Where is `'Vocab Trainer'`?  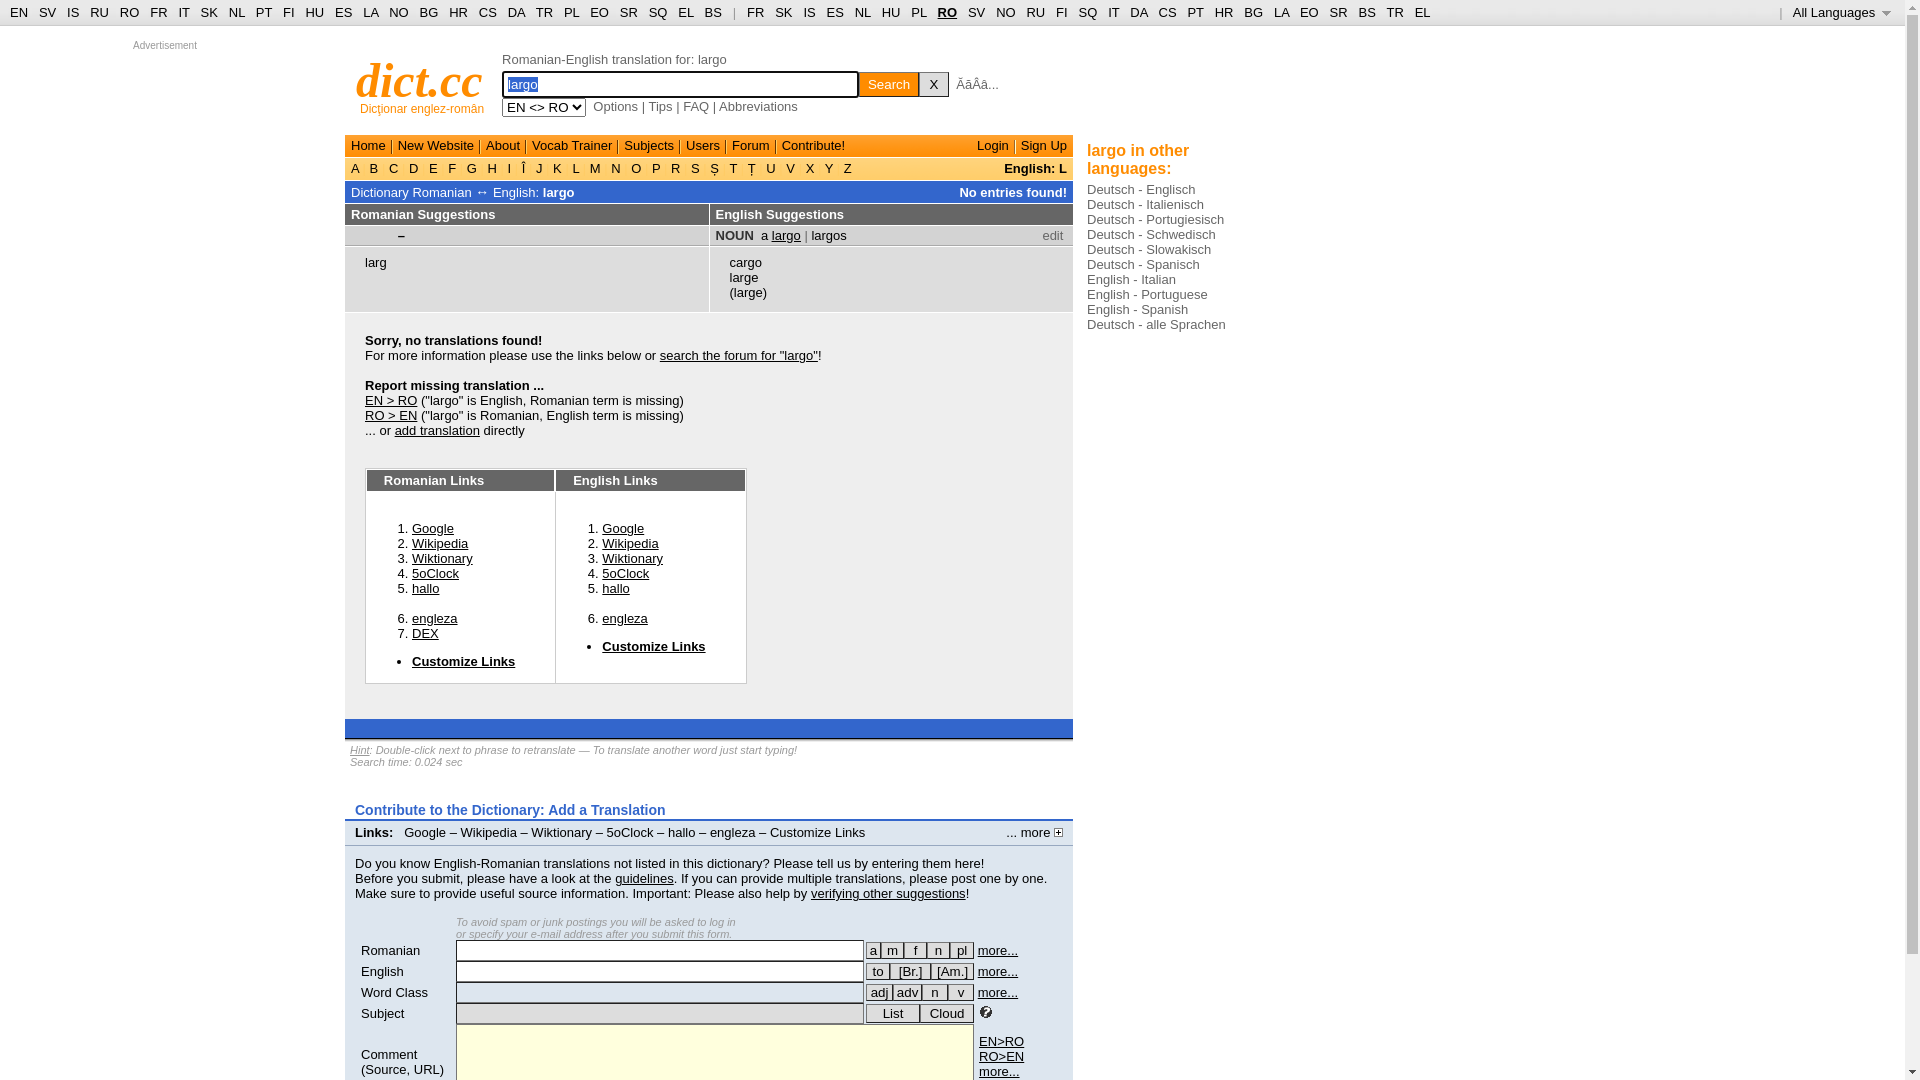
'Vocab Trainer' is located at coordinates (570, 144).